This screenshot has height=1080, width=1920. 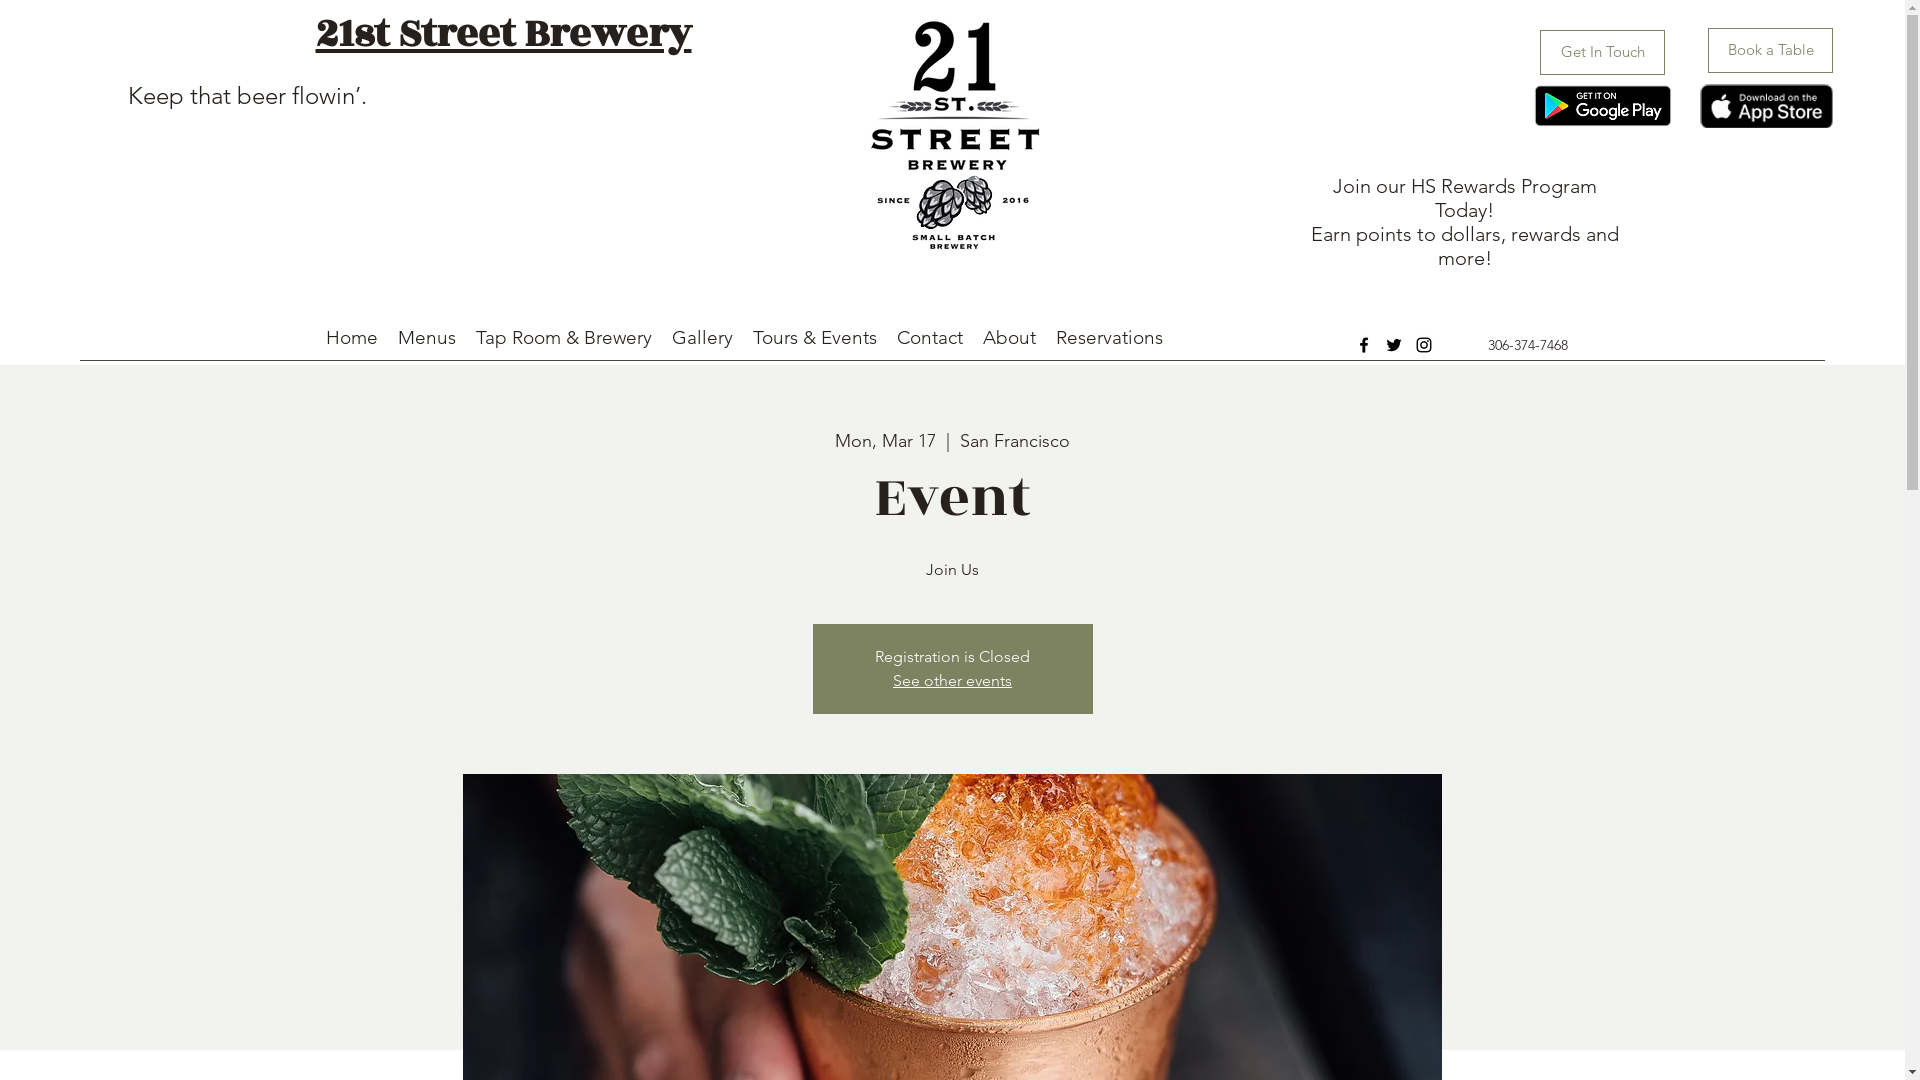 What do you see at coordinates (702, 337) in the screenshot?
I see `'Gallery'` at bounding box center [702, 337].